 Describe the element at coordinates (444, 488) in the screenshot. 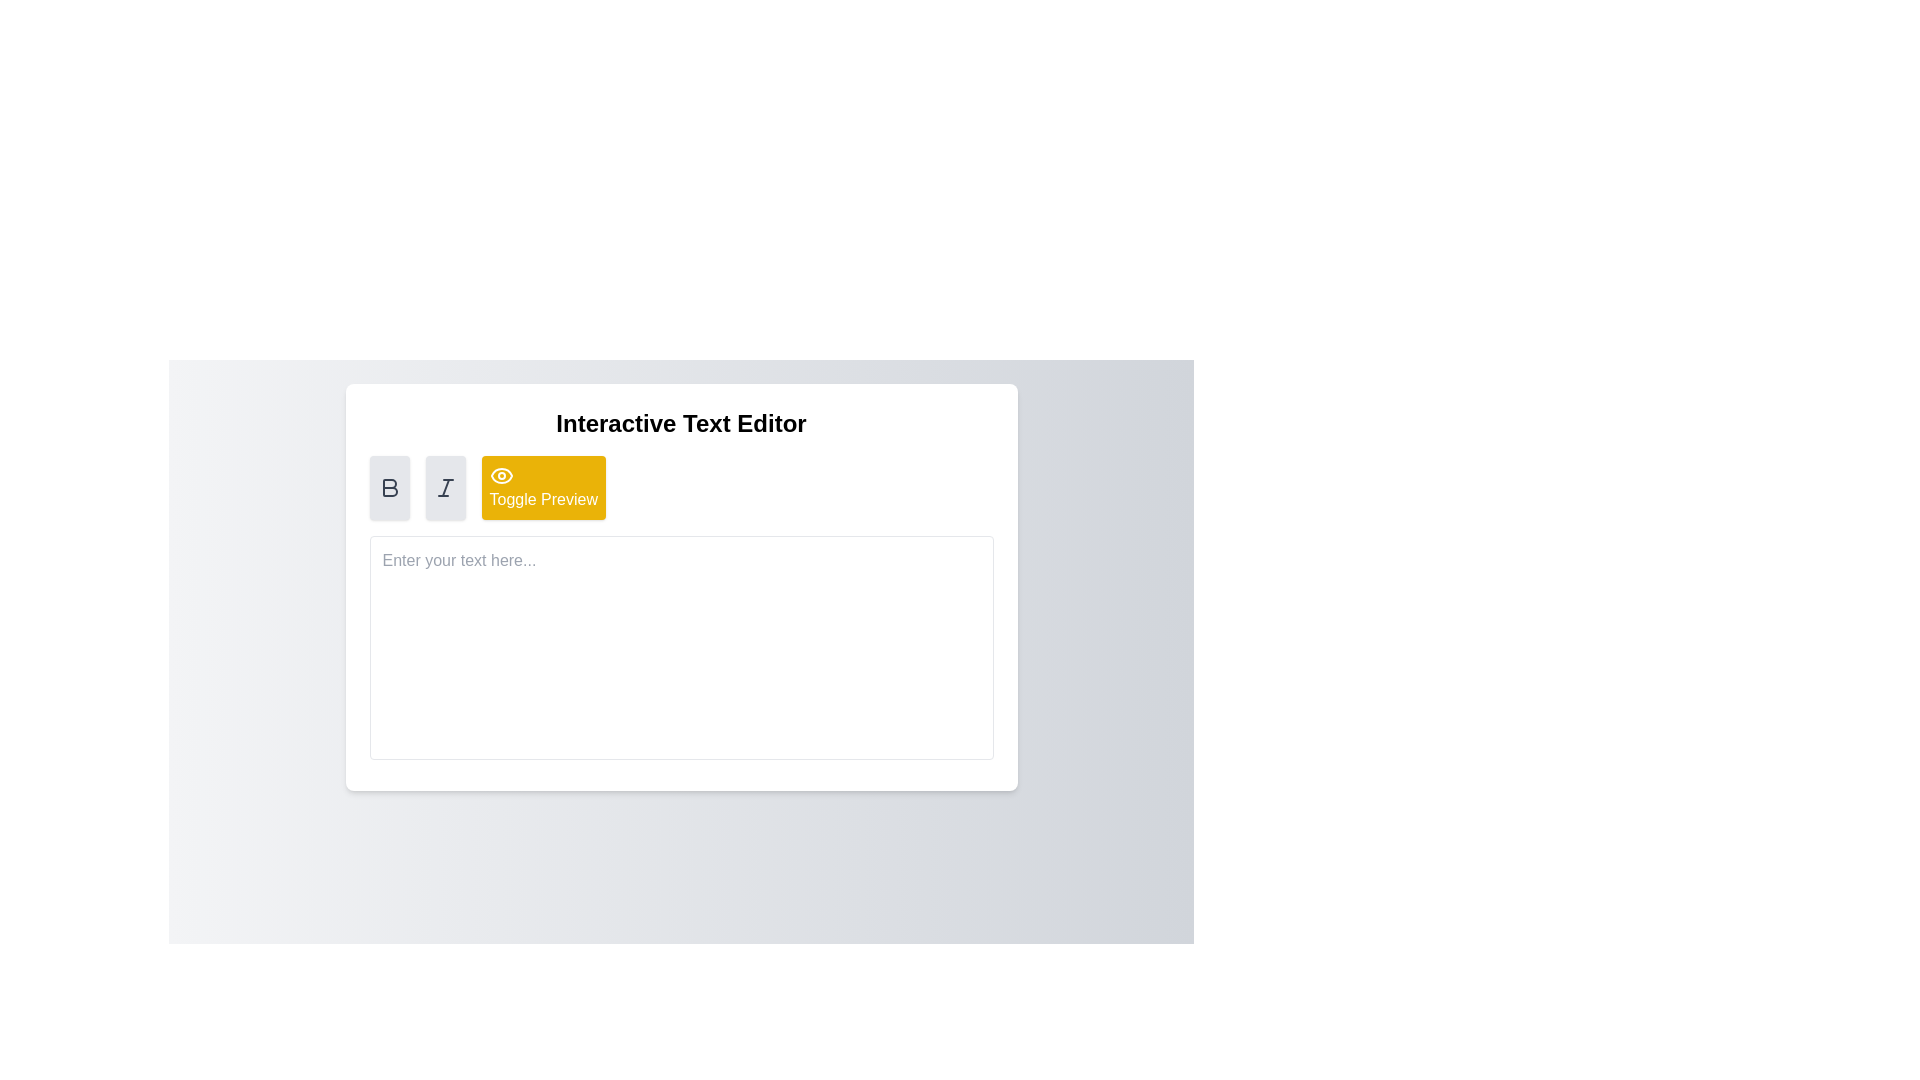

I see `the second icon button in the horizontal row` at that location.